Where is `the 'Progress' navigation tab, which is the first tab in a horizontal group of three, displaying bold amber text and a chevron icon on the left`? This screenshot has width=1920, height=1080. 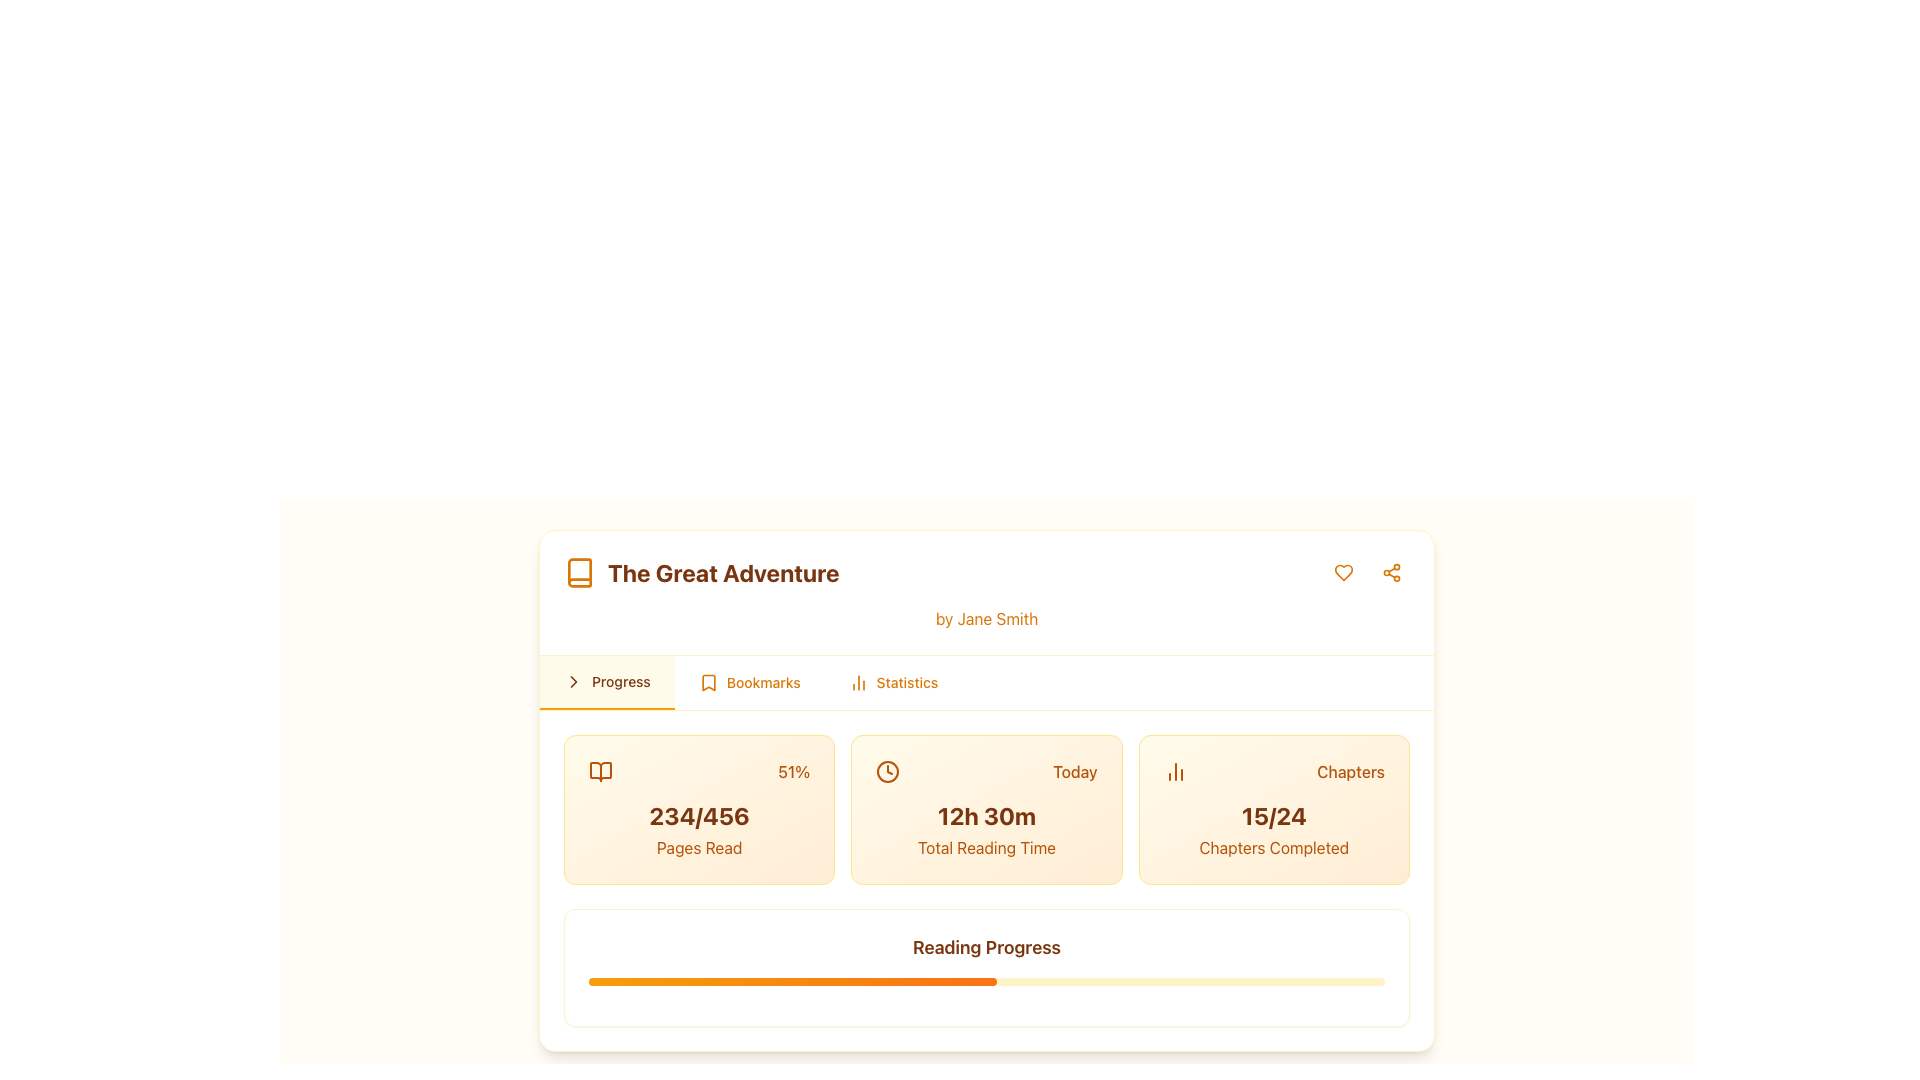
the 'Progress' navigation tab, which is the first tab in a horizontal group of three, displaying bold amber text and a chevron icon on the left is located at coordinates (606, 681).